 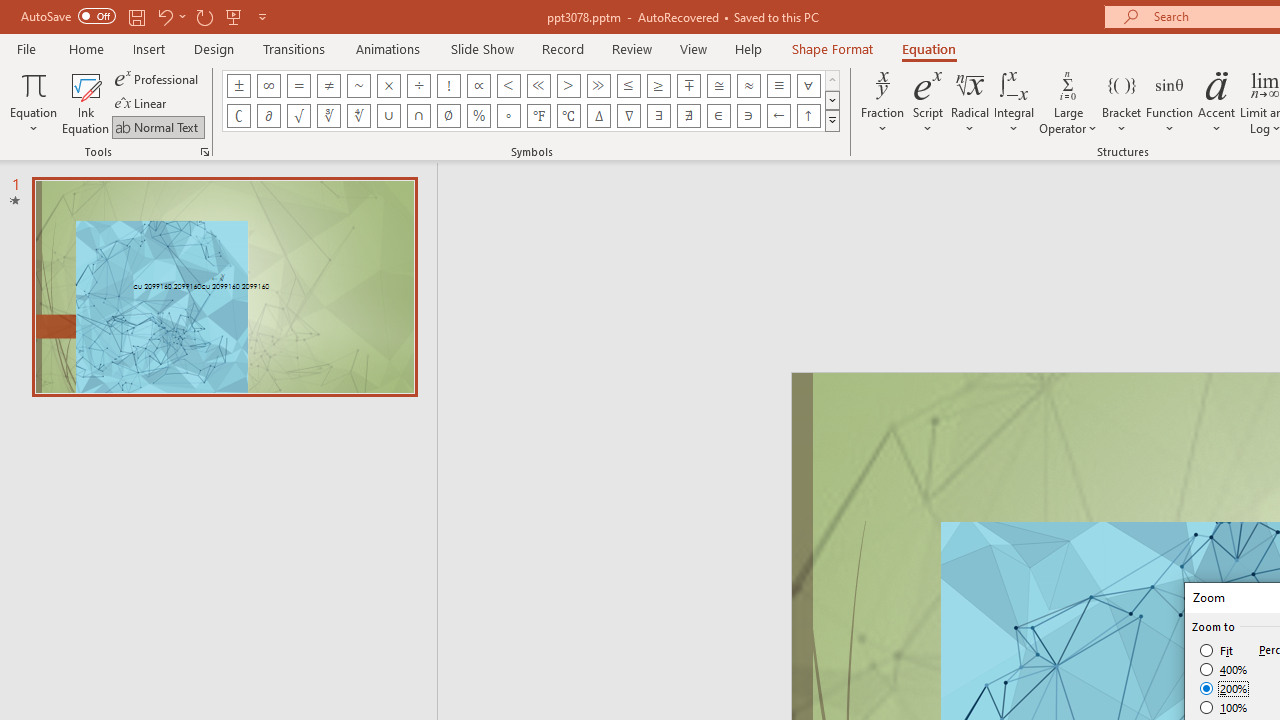 I want to click on 'Equation Symbol Union', so click(x=389, y=115).